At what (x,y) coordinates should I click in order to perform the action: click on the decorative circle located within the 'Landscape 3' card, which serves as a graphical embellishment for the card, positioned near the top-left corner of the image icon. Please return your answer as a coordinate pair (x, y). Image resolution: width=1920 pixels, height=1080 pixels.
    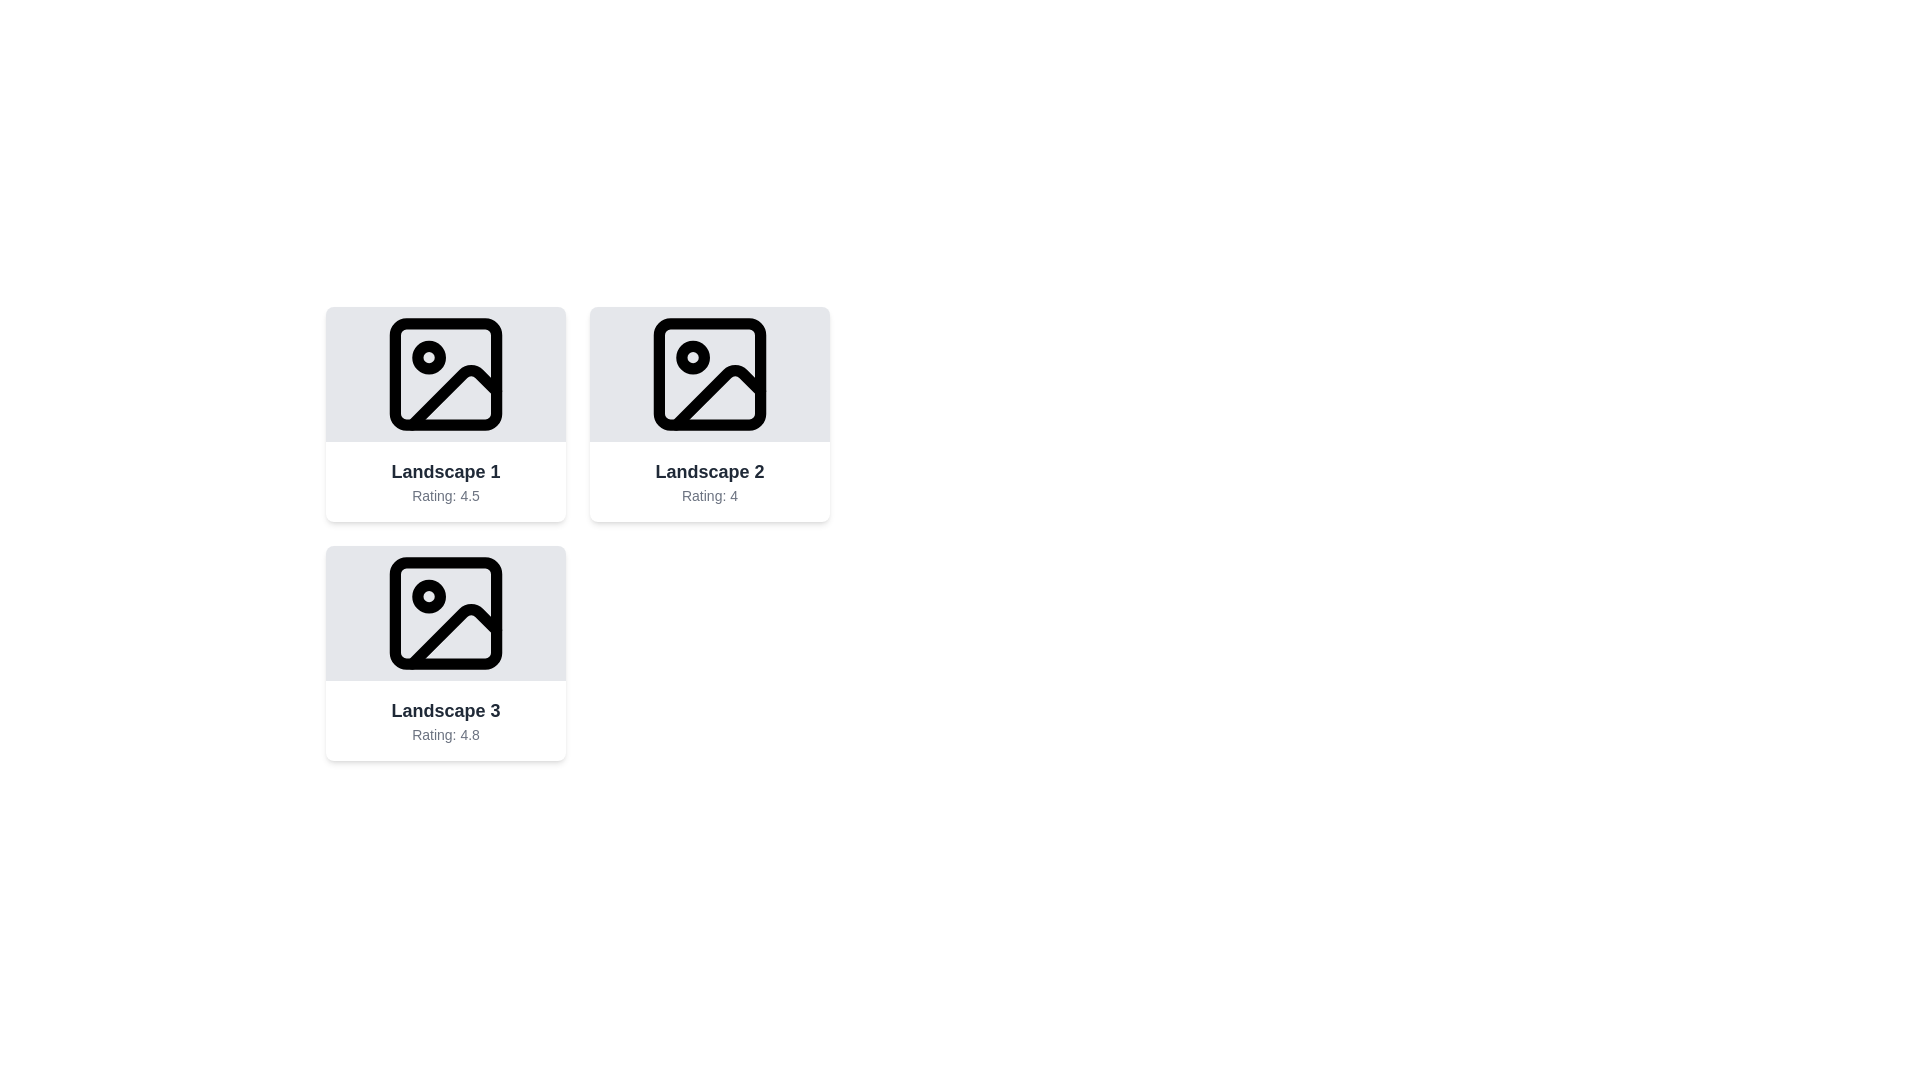
    Looking at the image, I should click on (428, 595).